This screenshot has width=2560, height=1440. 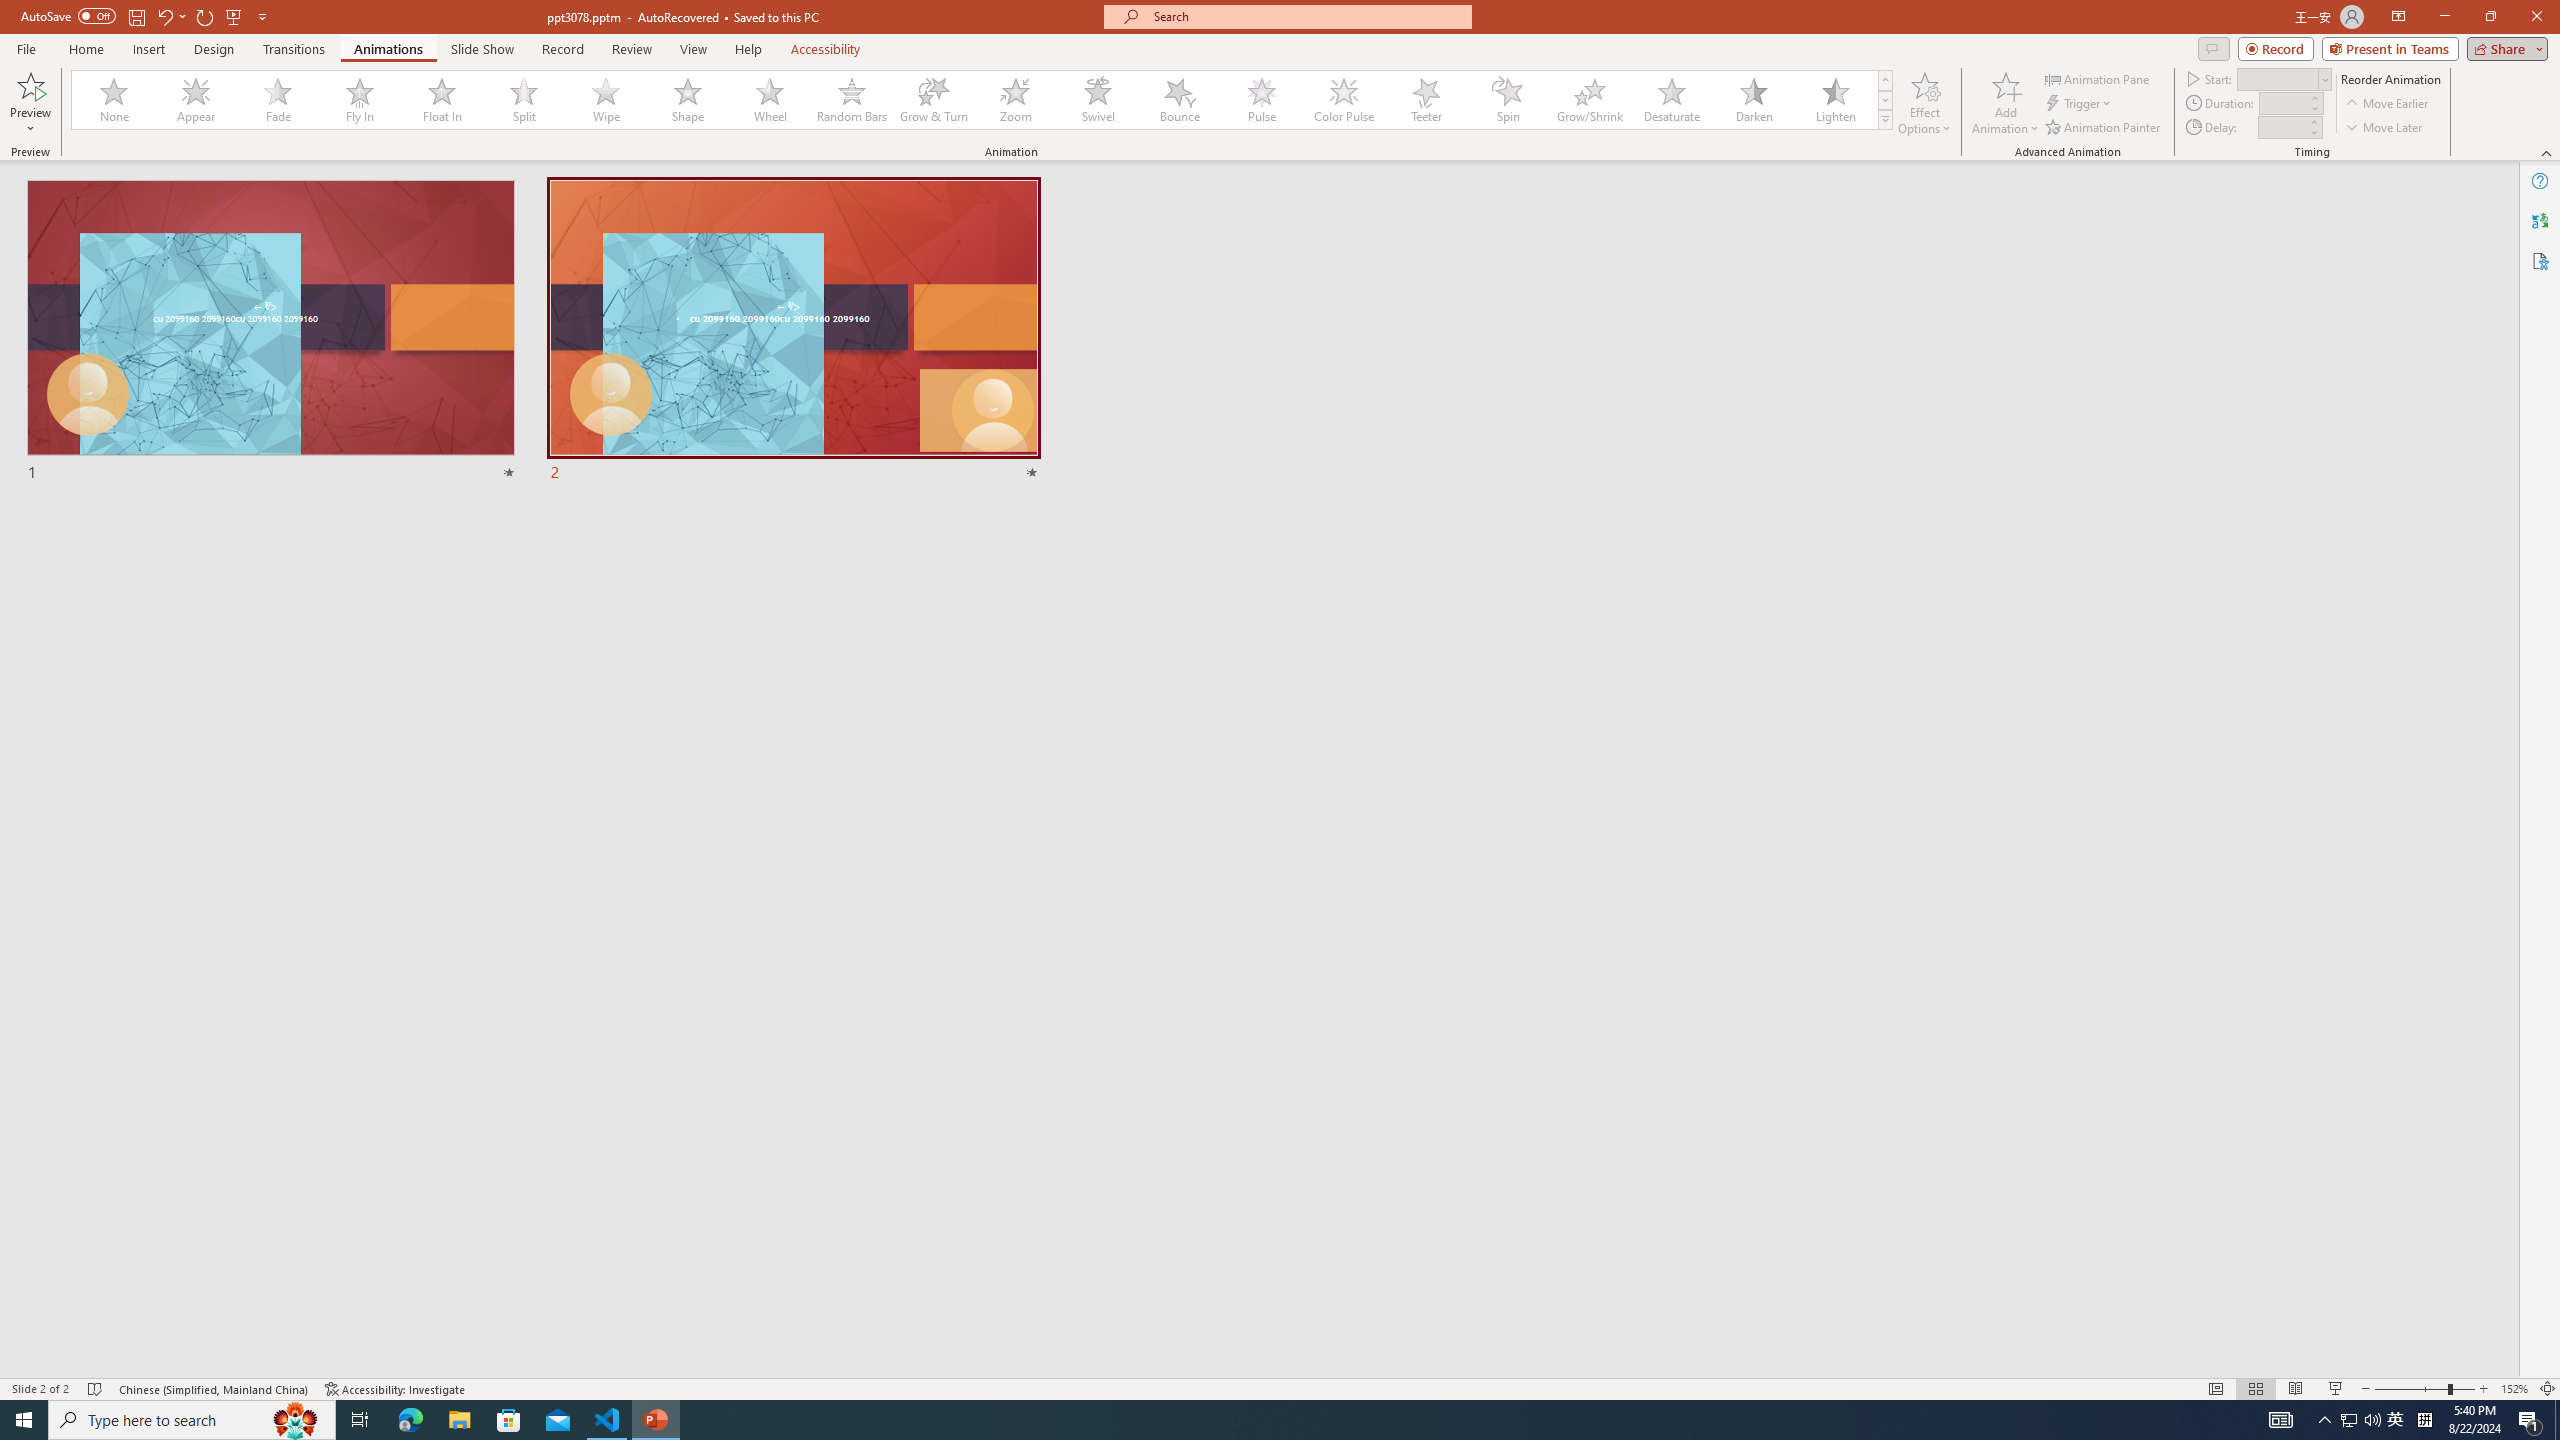 I want to click on 'Swivel', so click(x=1097, y=99).